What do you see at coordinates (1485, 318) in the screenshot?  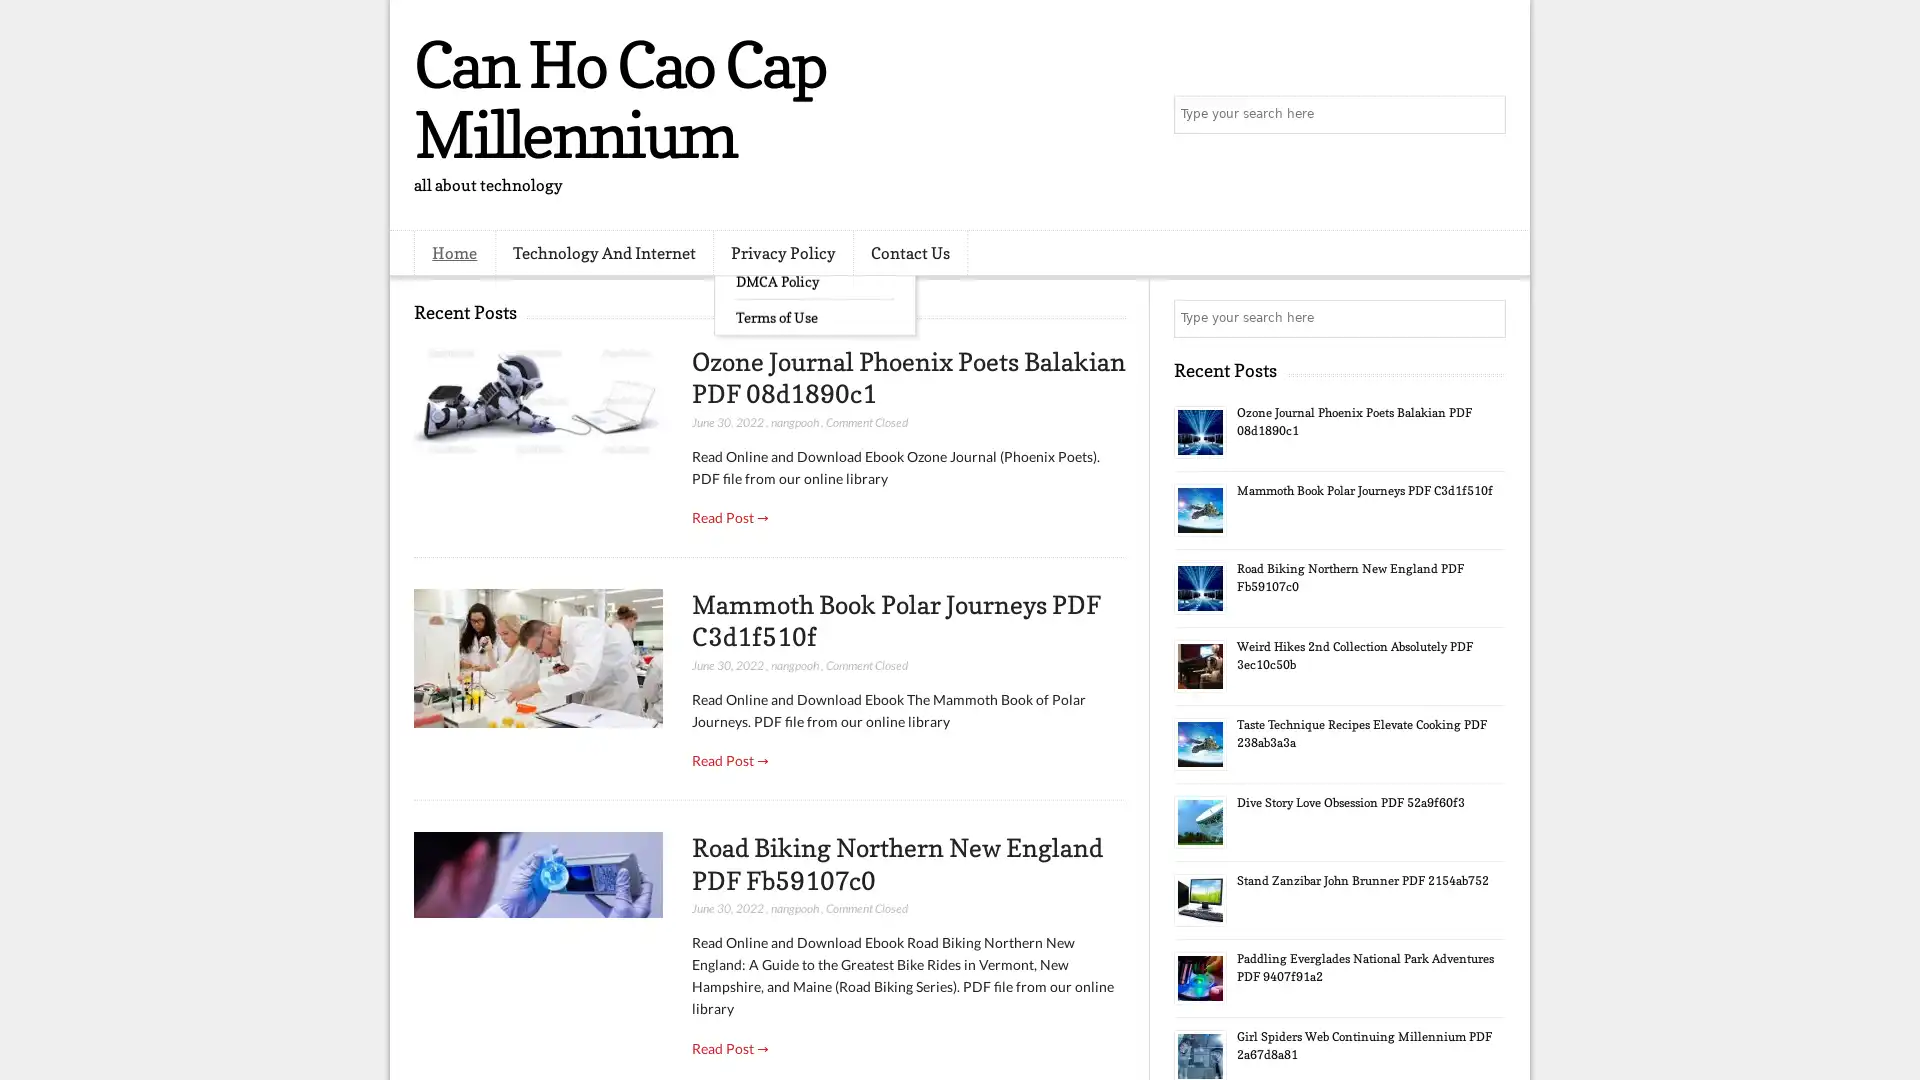 I see `Search` at bounding box center [1485, 318].